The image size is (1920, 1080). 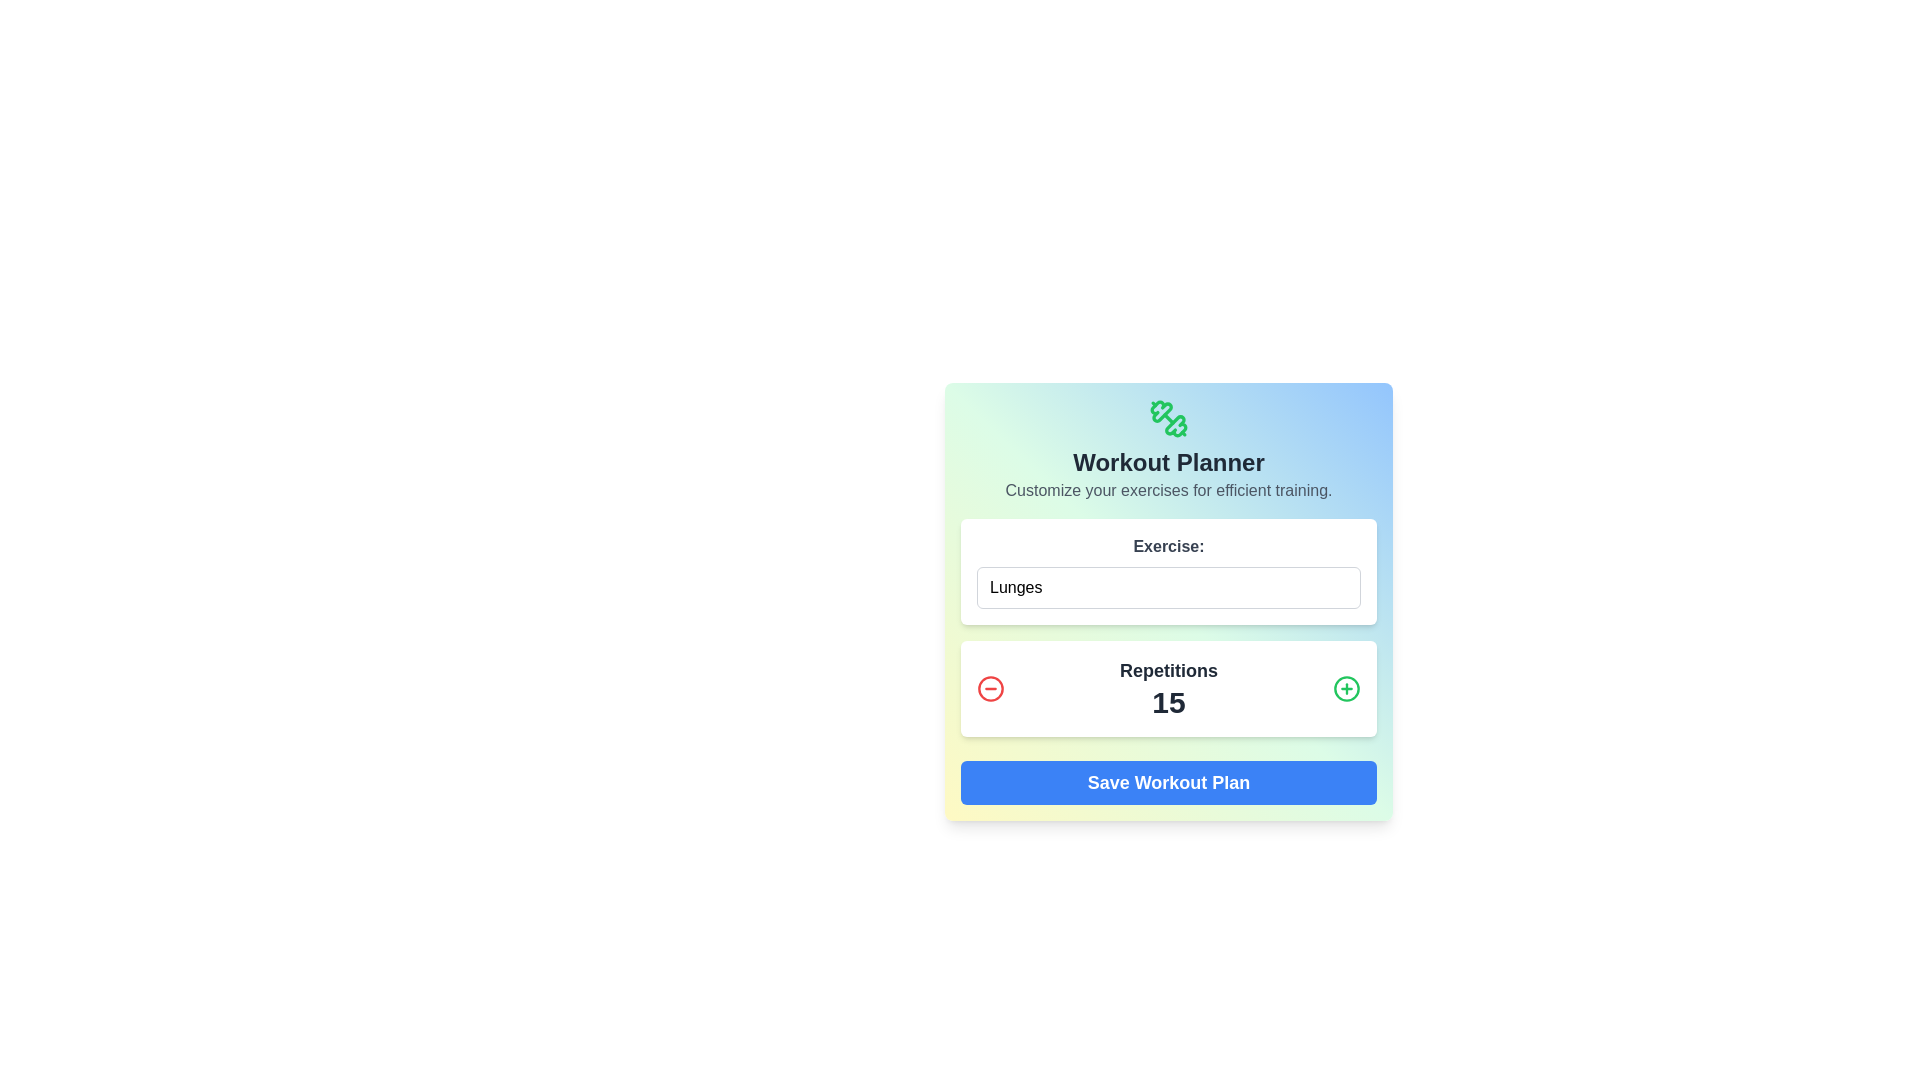 What do you see at coordinates (1176, 425) in the screenshot?
I see `the center-right portion of the dumbbell icon, which is a green line-art SVG graphic in the header of the 'Workout Planner' interface` at bounding box center [1176, 425].